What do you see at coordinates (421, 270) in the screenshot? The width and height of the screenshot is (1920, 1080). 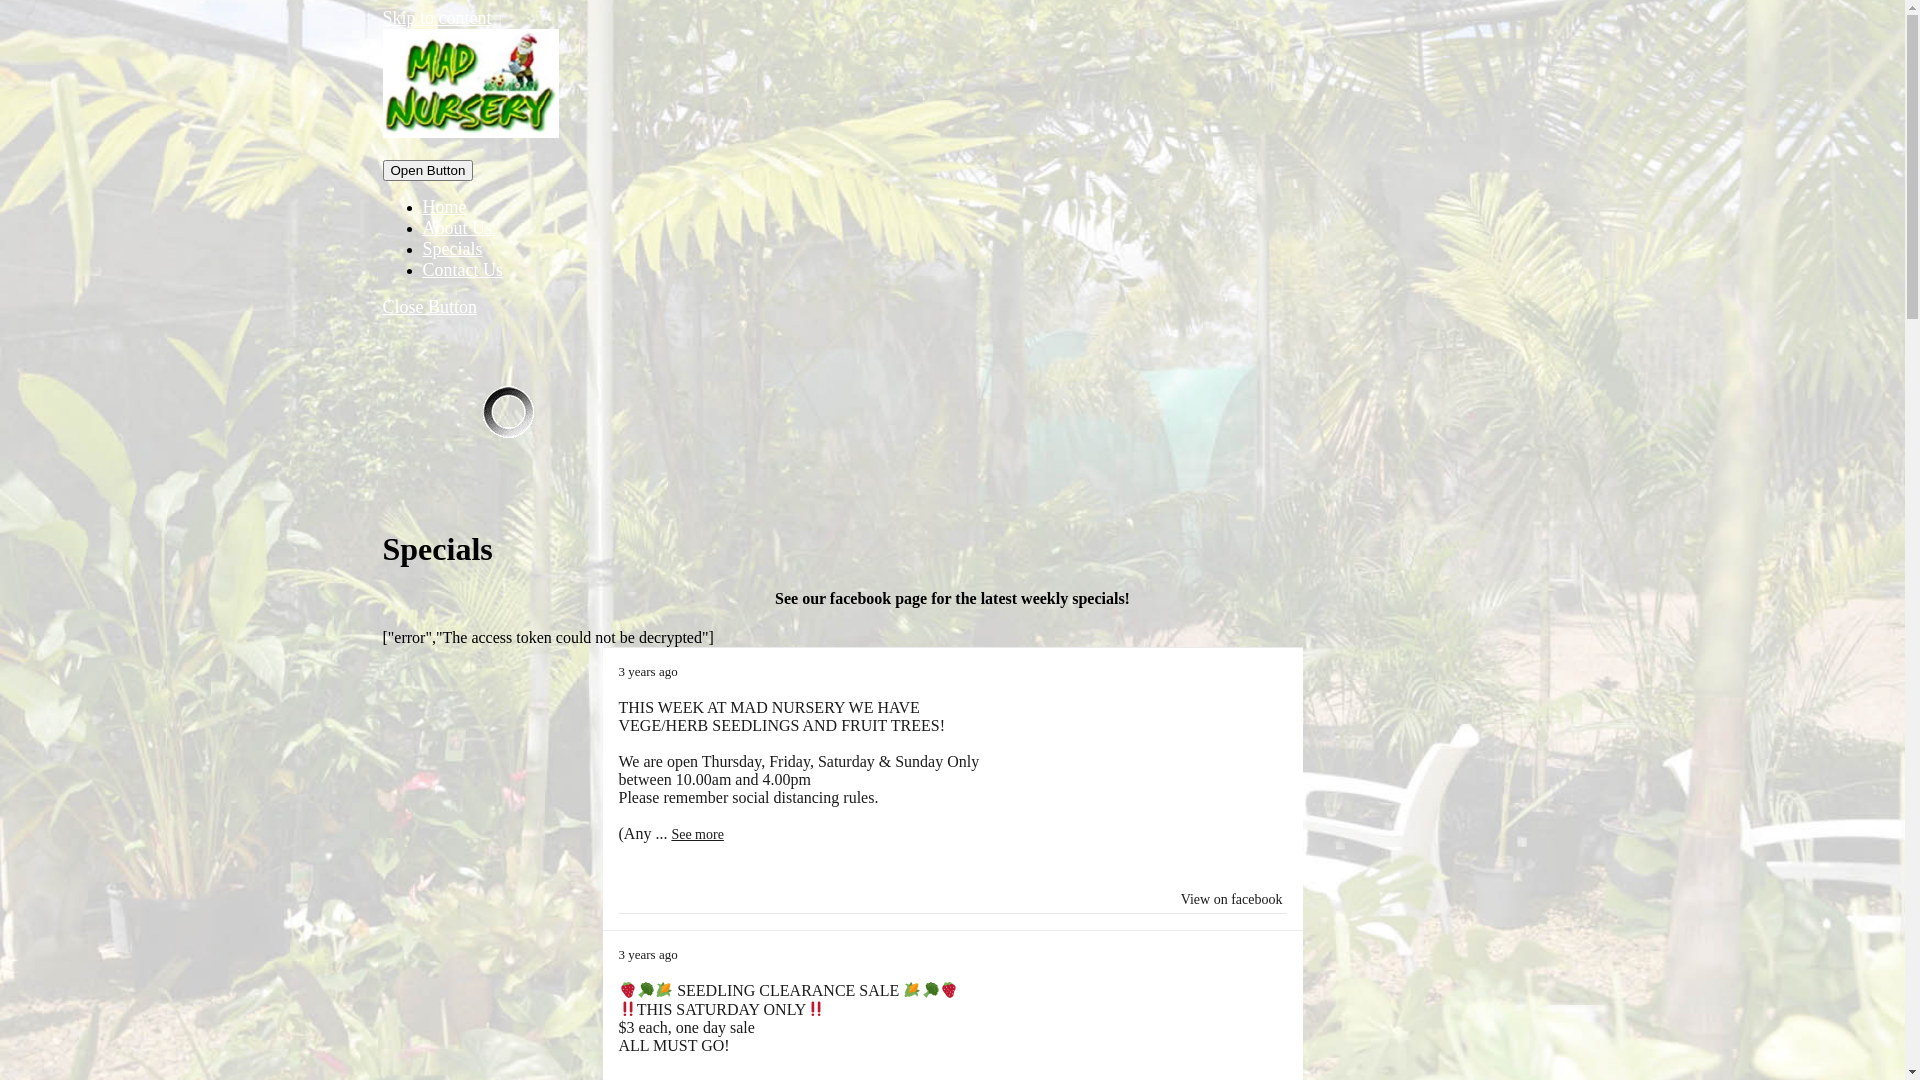 I see `'Contact Us'` at bounding box center [421, 270].